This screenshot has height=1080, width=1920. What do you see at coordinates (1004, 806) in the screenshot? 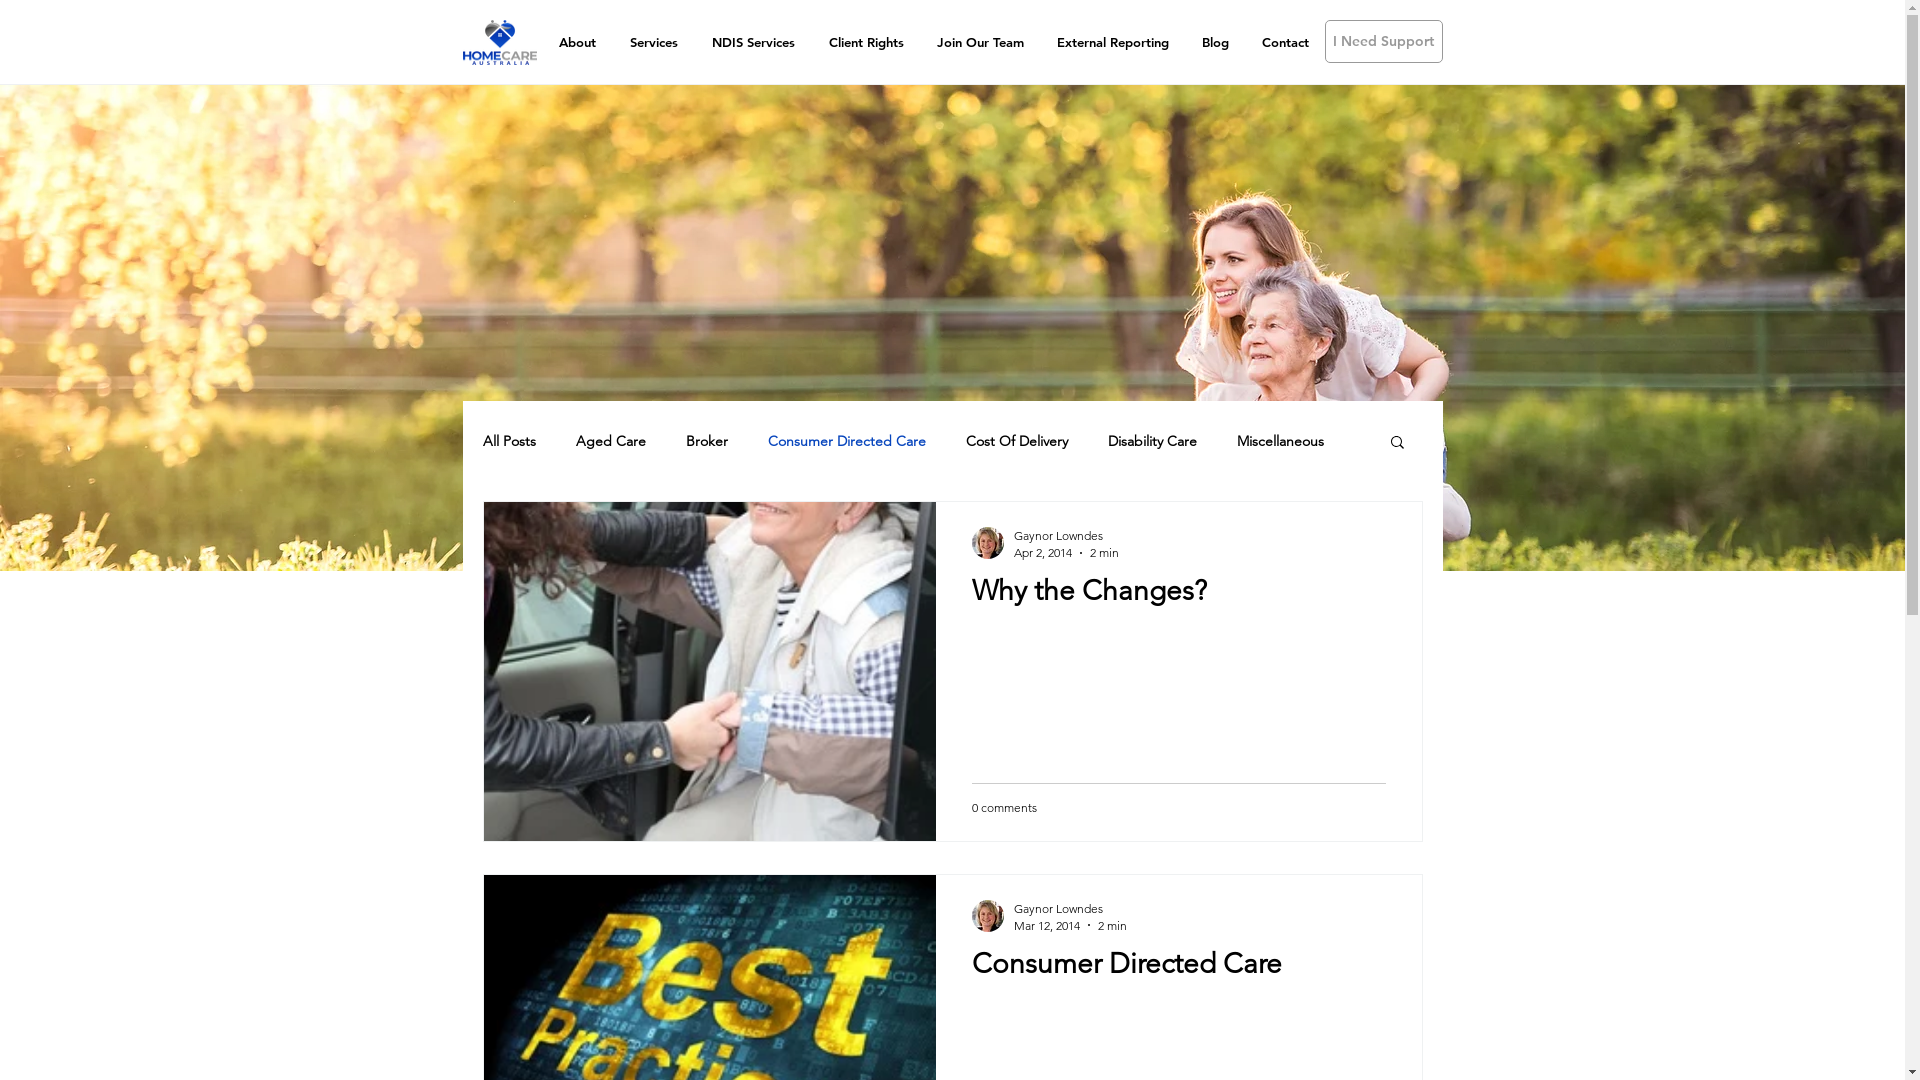
I see `'0 comments'` at bounding box center [1004, 806].